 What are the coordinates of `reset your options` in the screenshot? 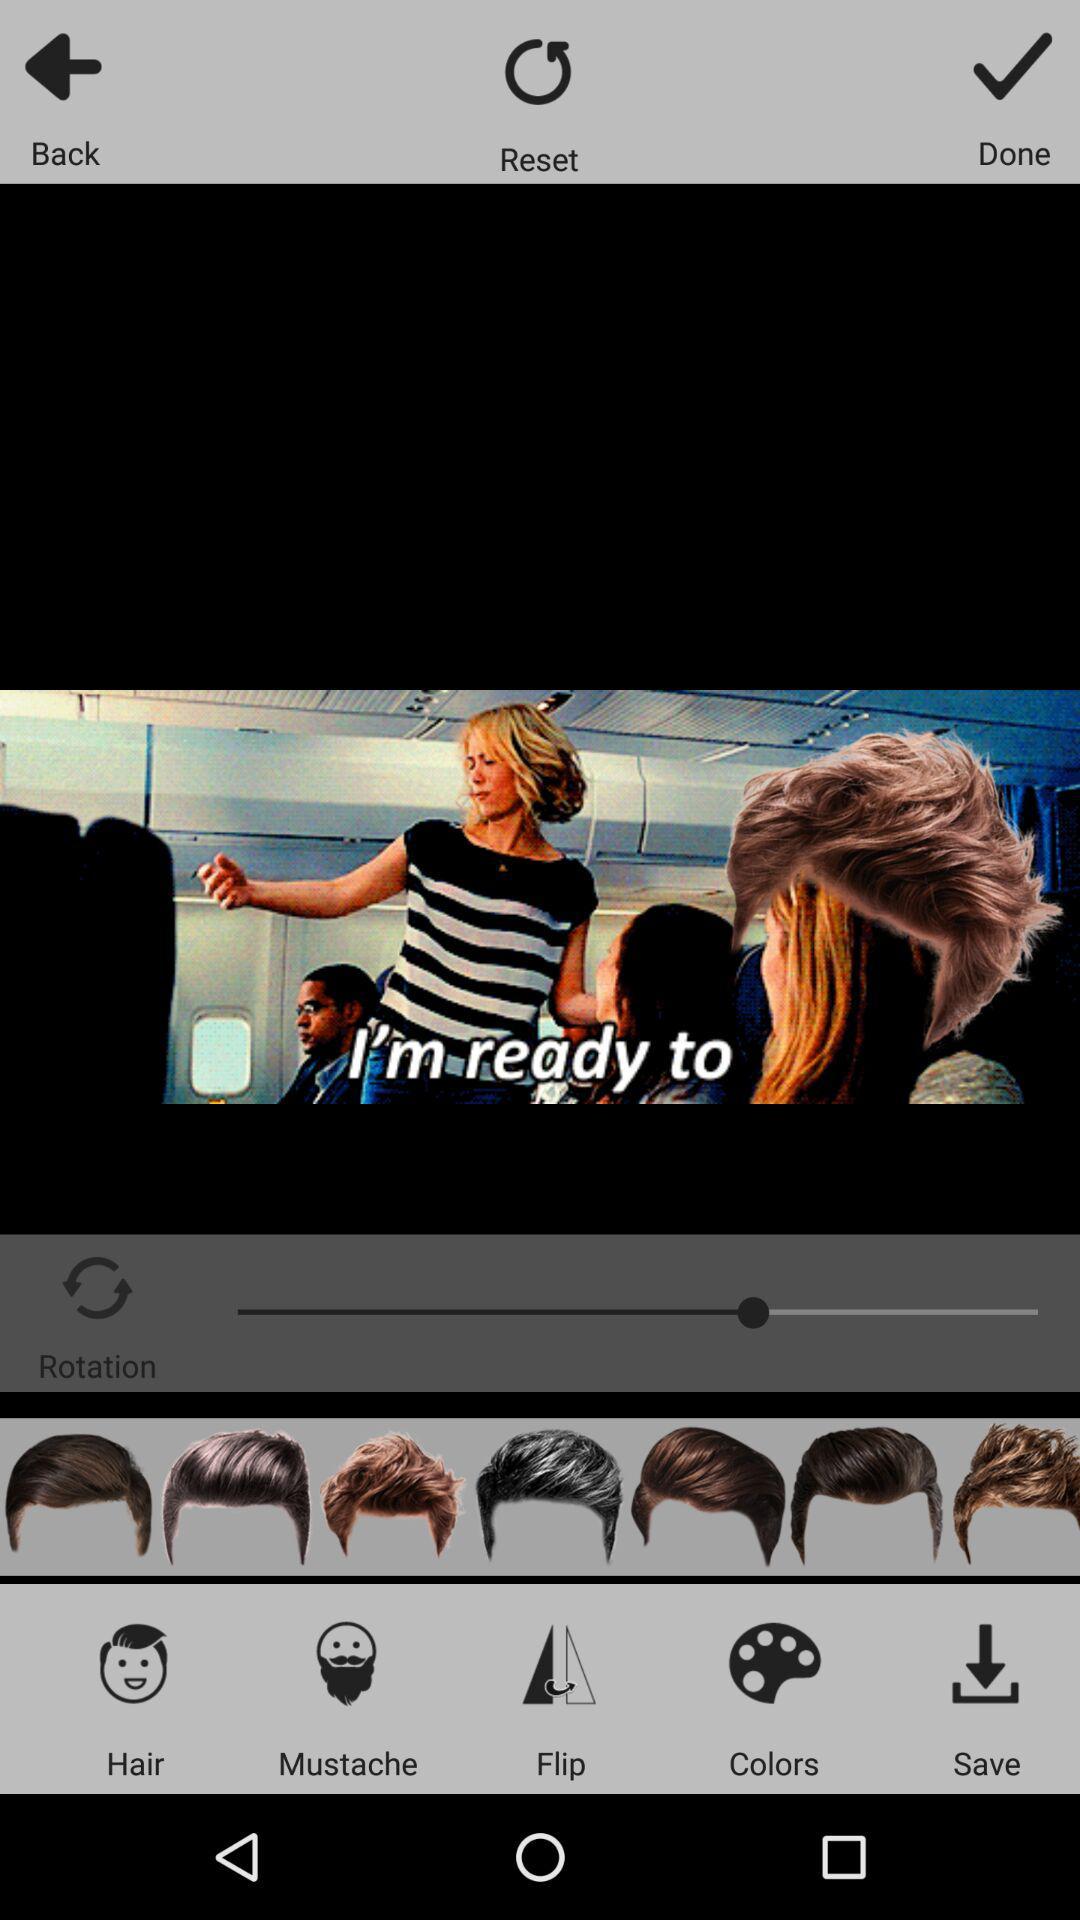 It's located at (538, 71).